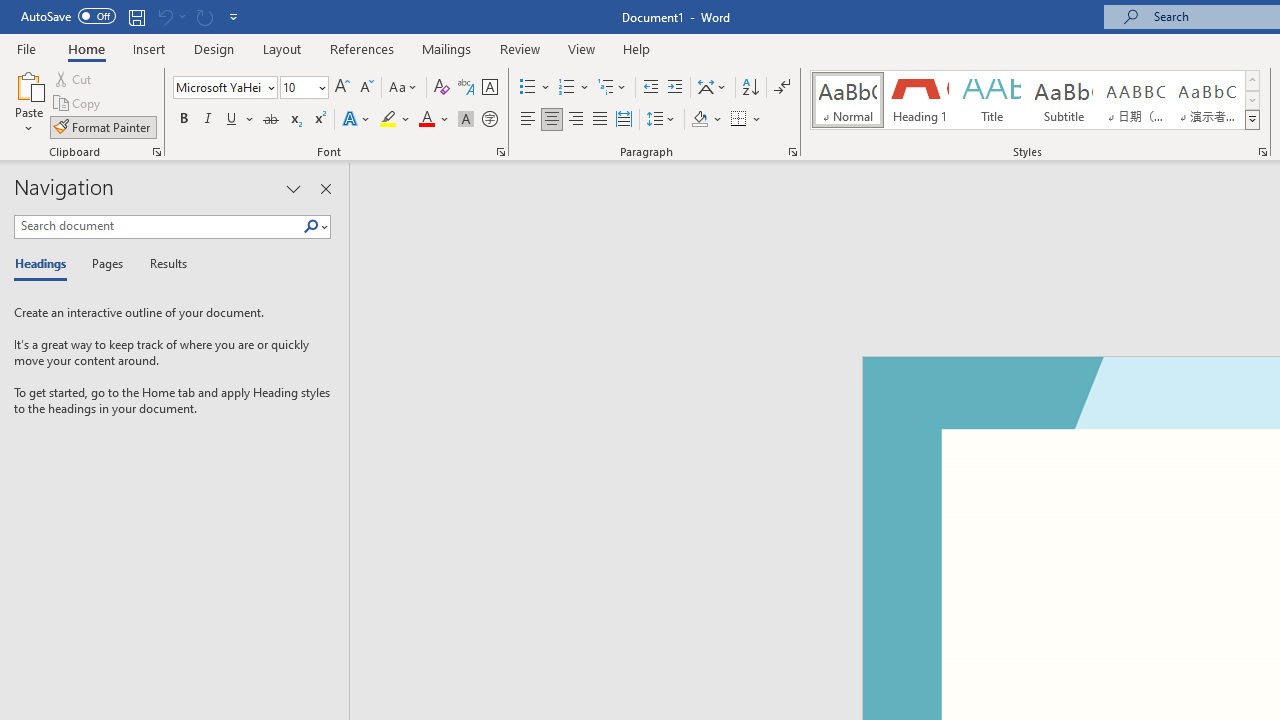 This screenshot has width=1280, height=720. What do you see at coordinates (489, 119) in the screenshot?
I see `'Enclose Characters...'` at bounding box center [489, 119].